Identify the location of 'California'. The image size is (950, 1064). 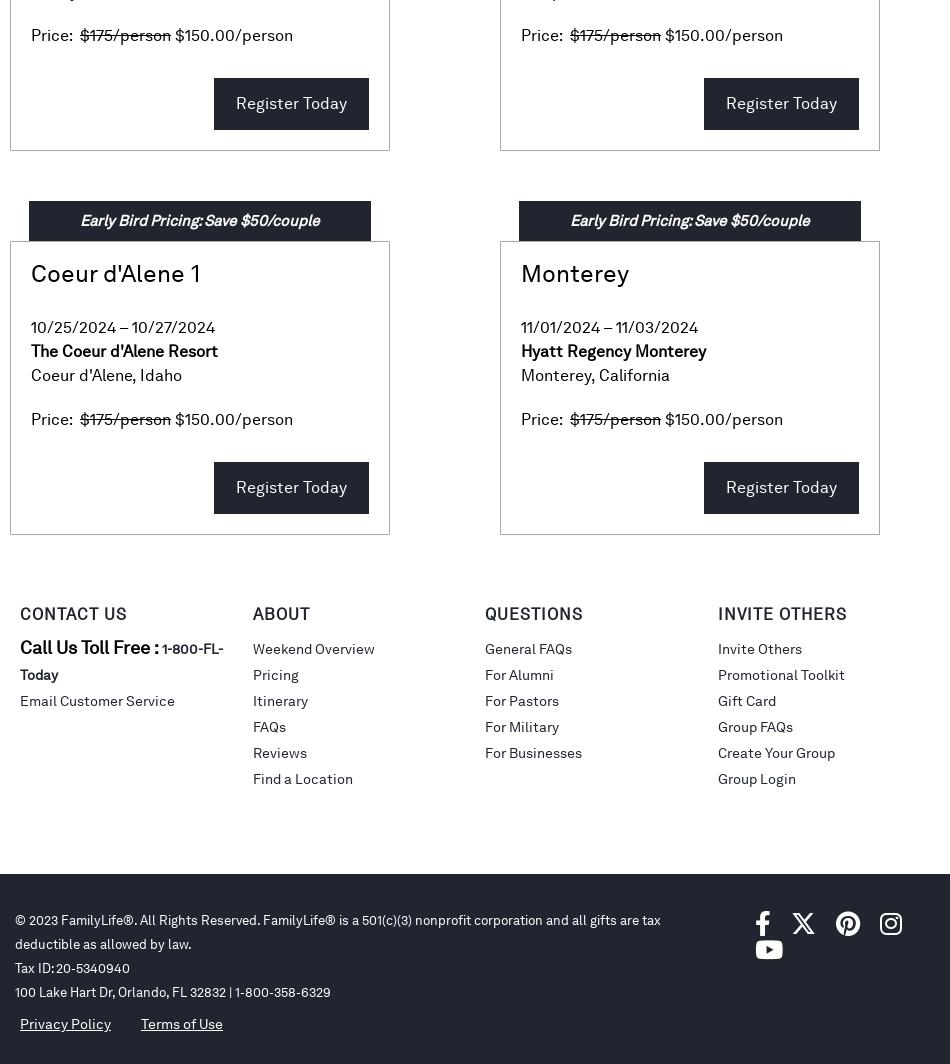
(634, 375).